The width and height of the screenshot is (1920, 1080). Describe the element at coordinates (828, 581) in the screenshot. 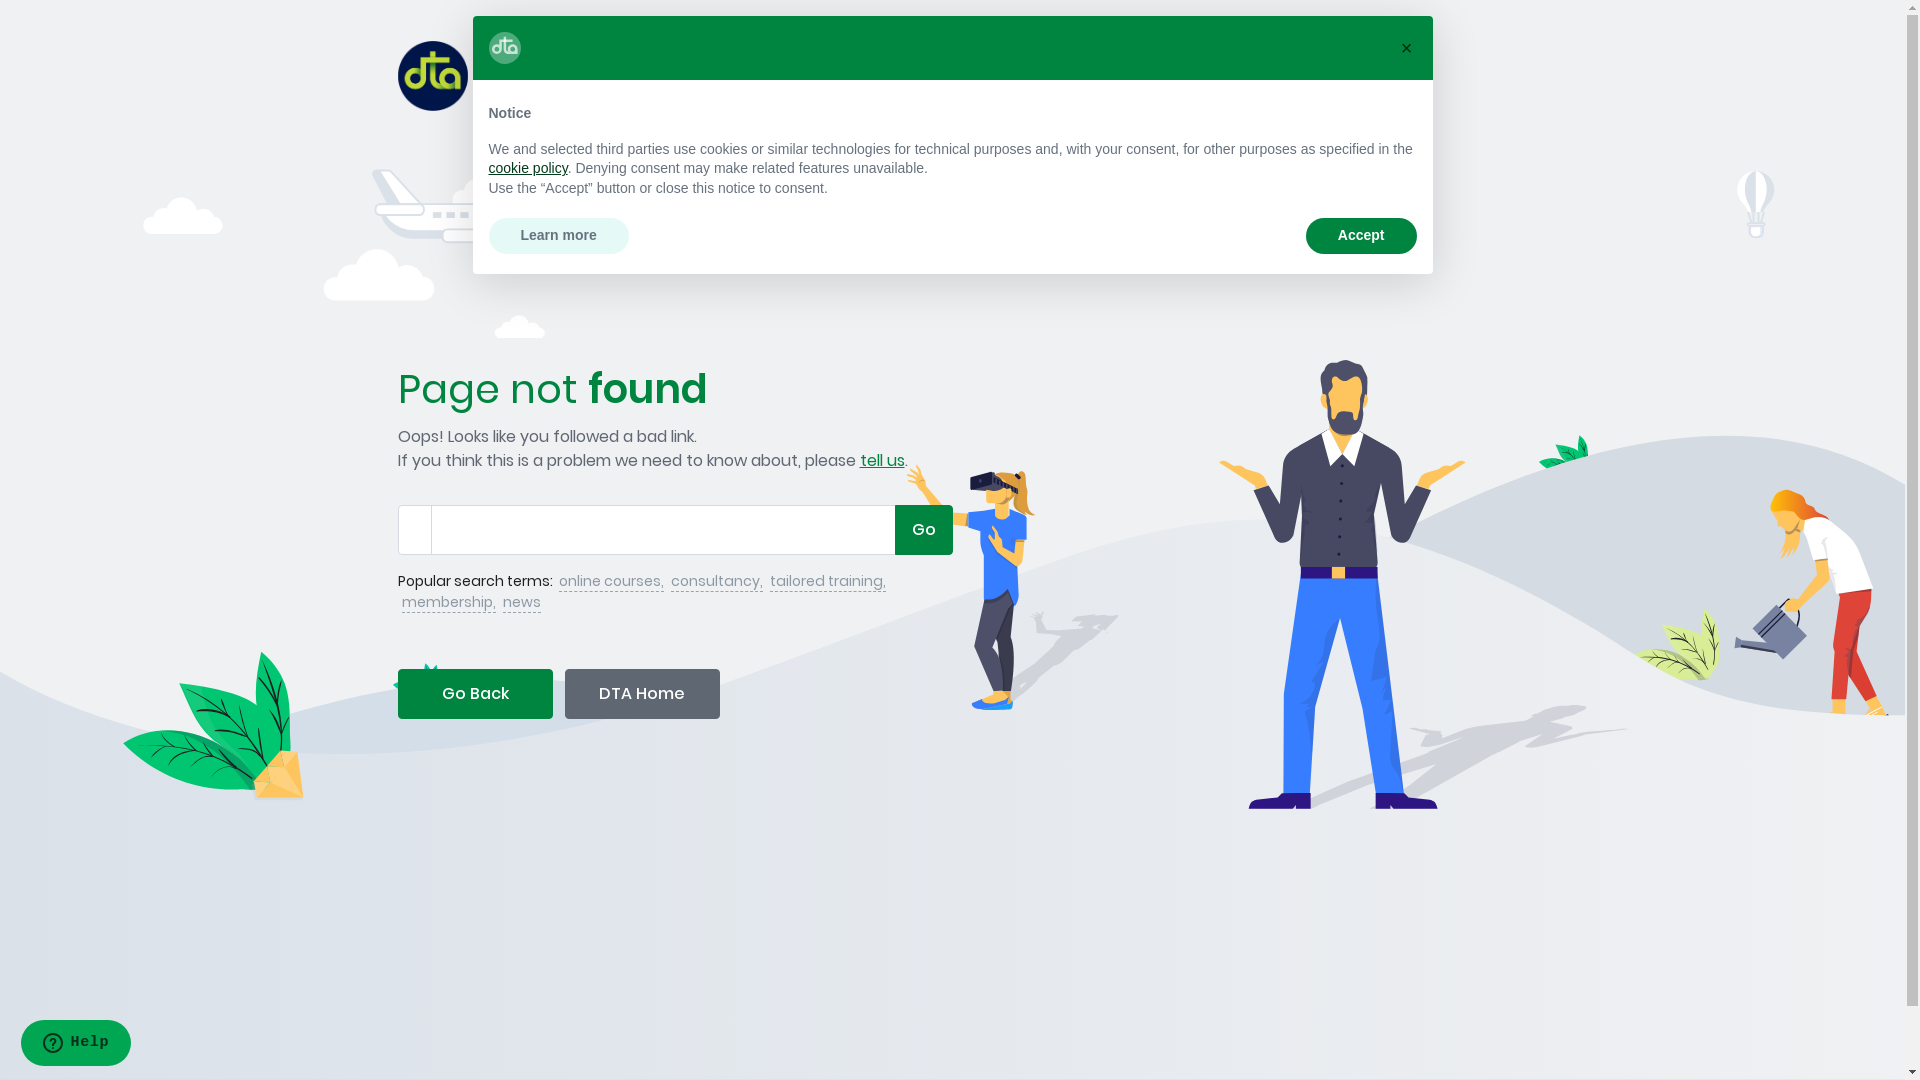

I see `'tailored training,'` at that location.